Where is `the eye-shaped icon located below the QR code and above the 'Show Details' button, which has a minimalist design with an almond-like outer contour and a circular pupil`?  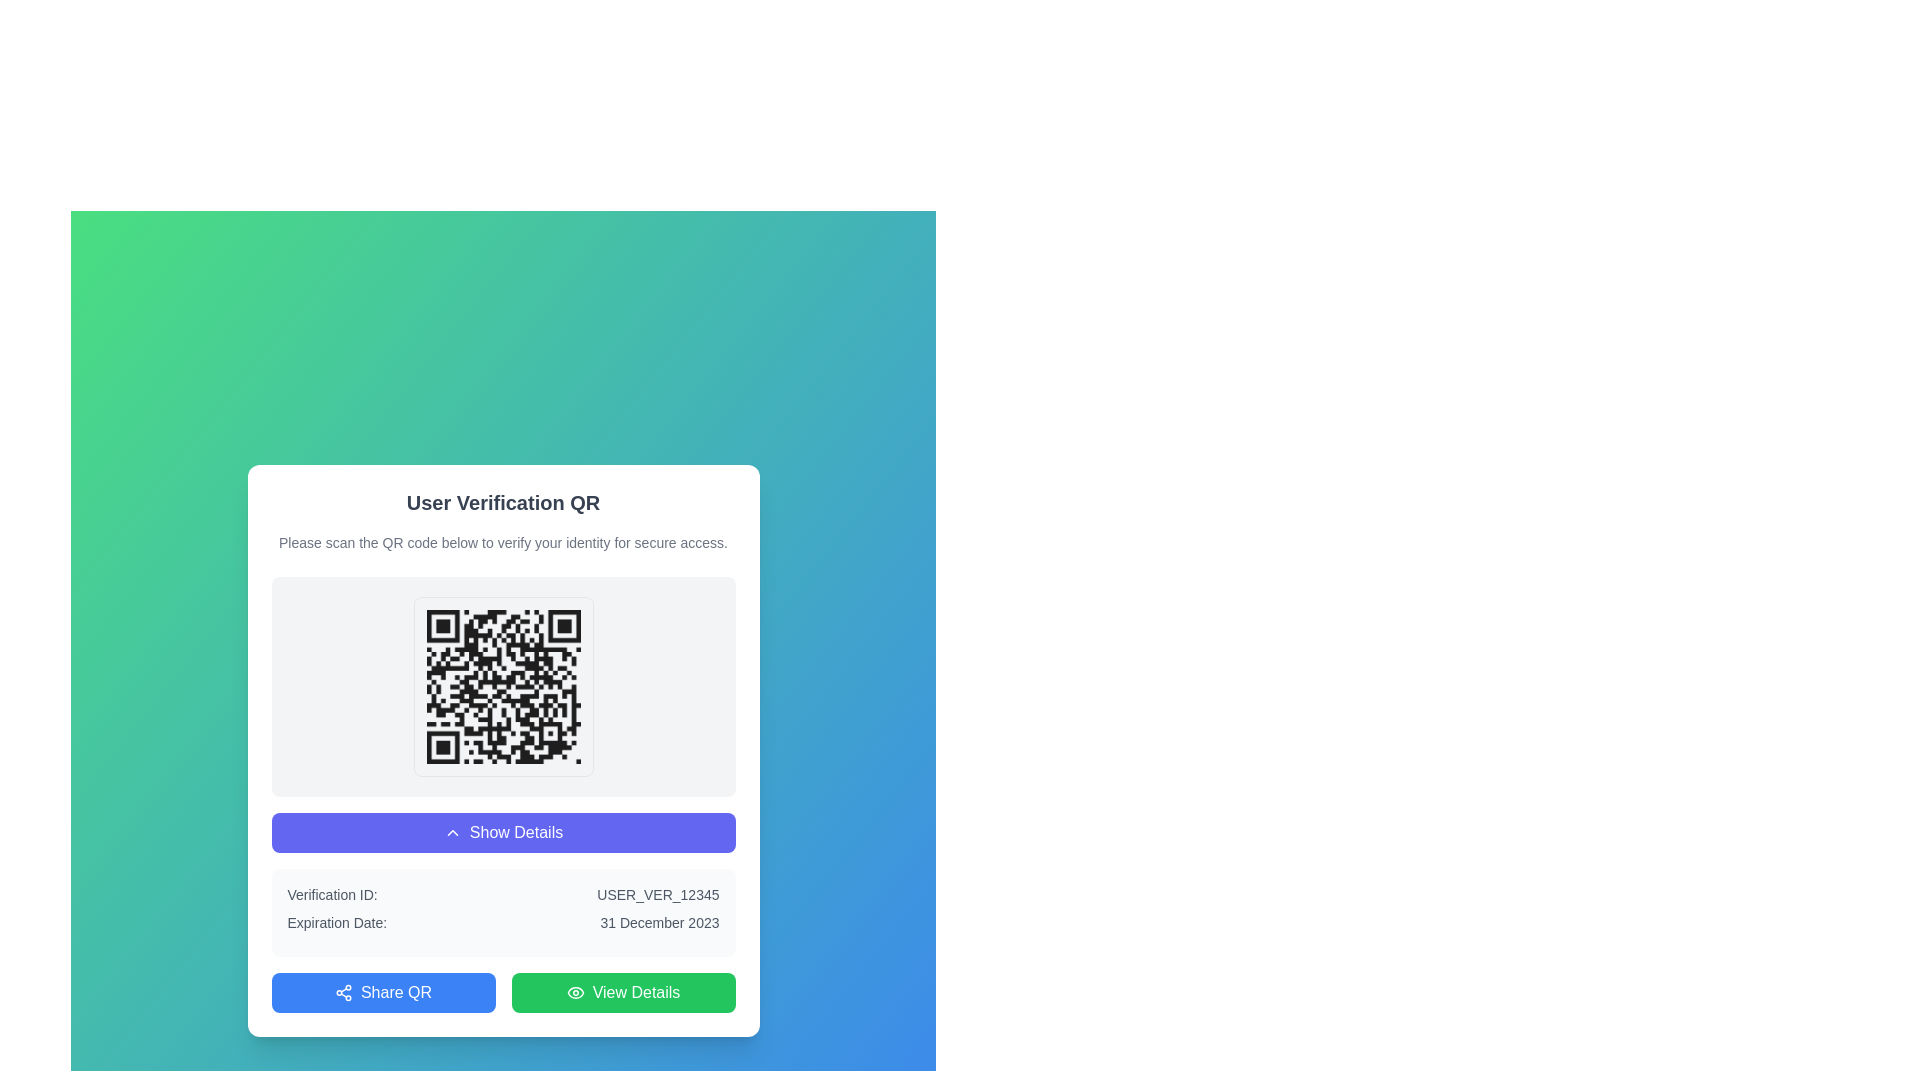 the eye-shaped icon located below the QR code and above the 'Show Details' button, which has a minimalist design with an almond-like outer contour and a circular pupil is located at coordinates (574, 992).